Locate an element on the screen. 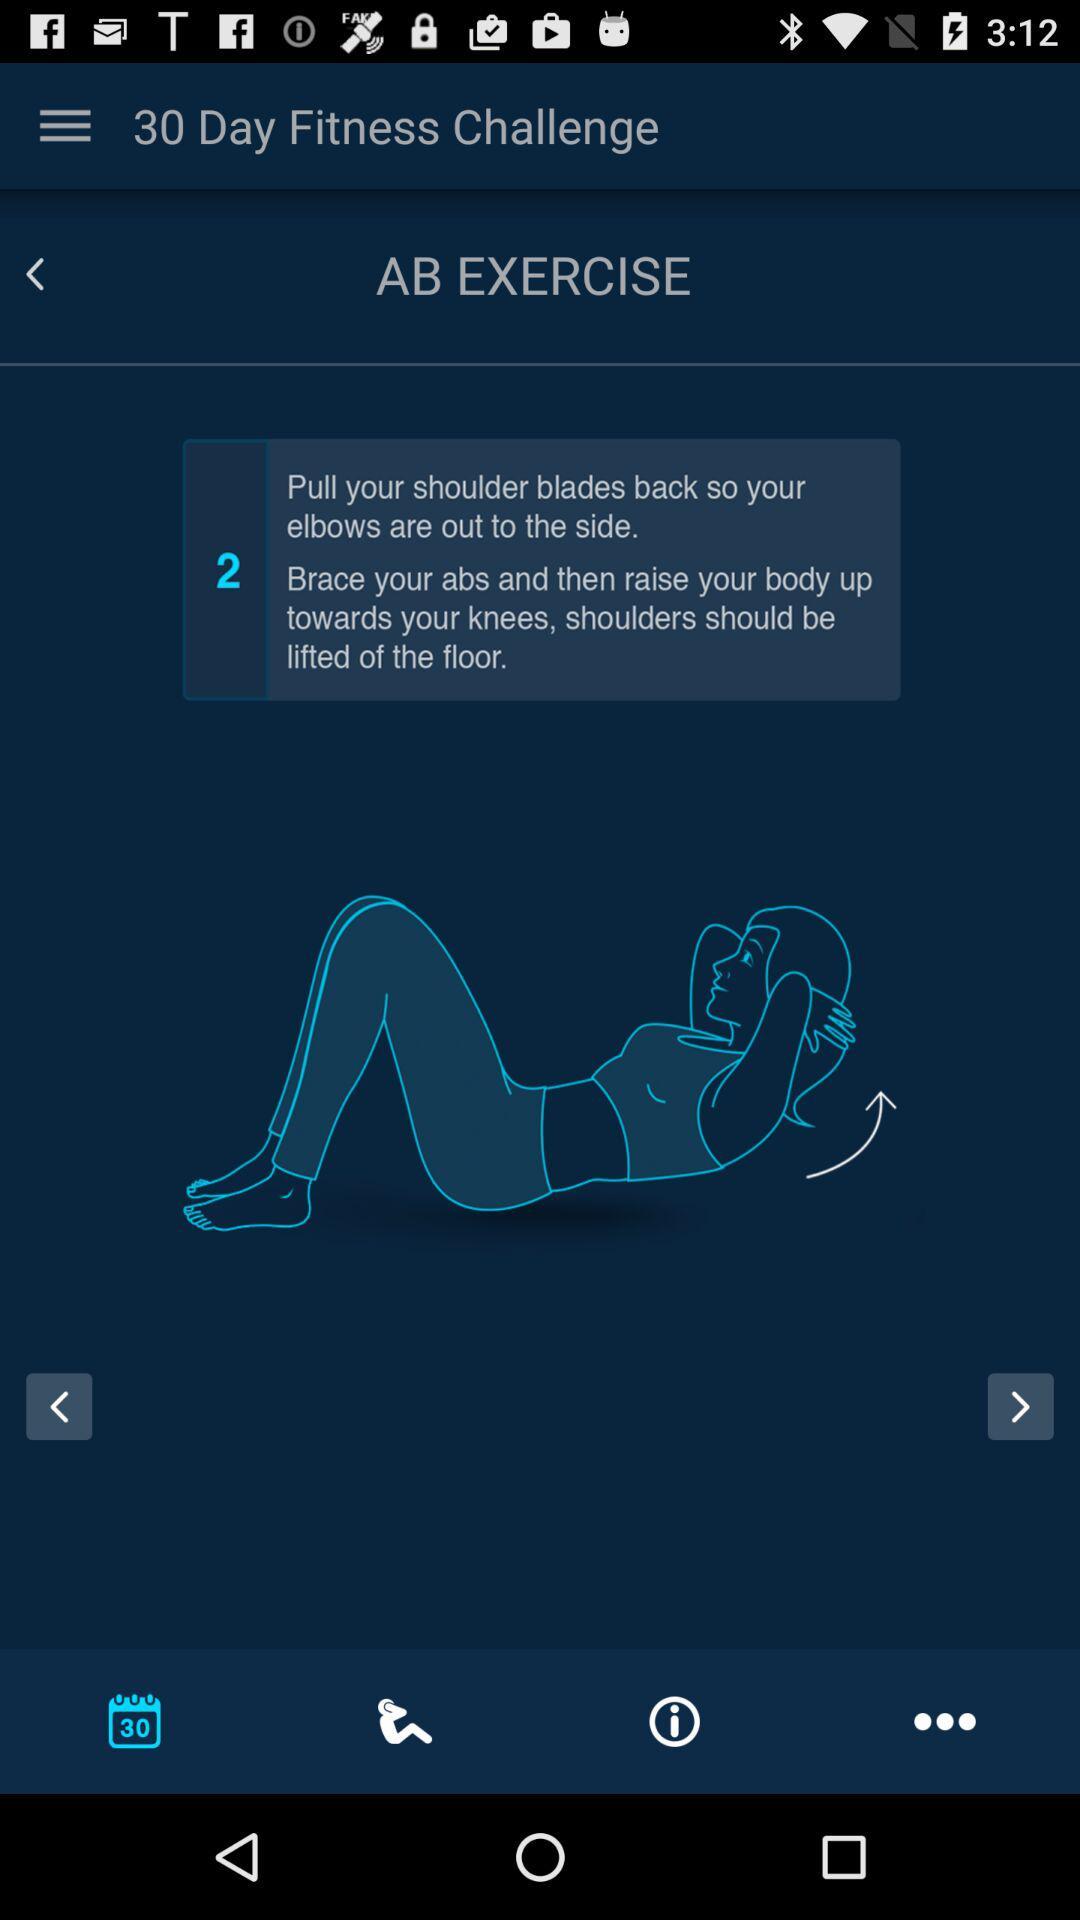 The width and height of the screenshot is (1080, 1920). previous is located at coordinates (58, 1405).